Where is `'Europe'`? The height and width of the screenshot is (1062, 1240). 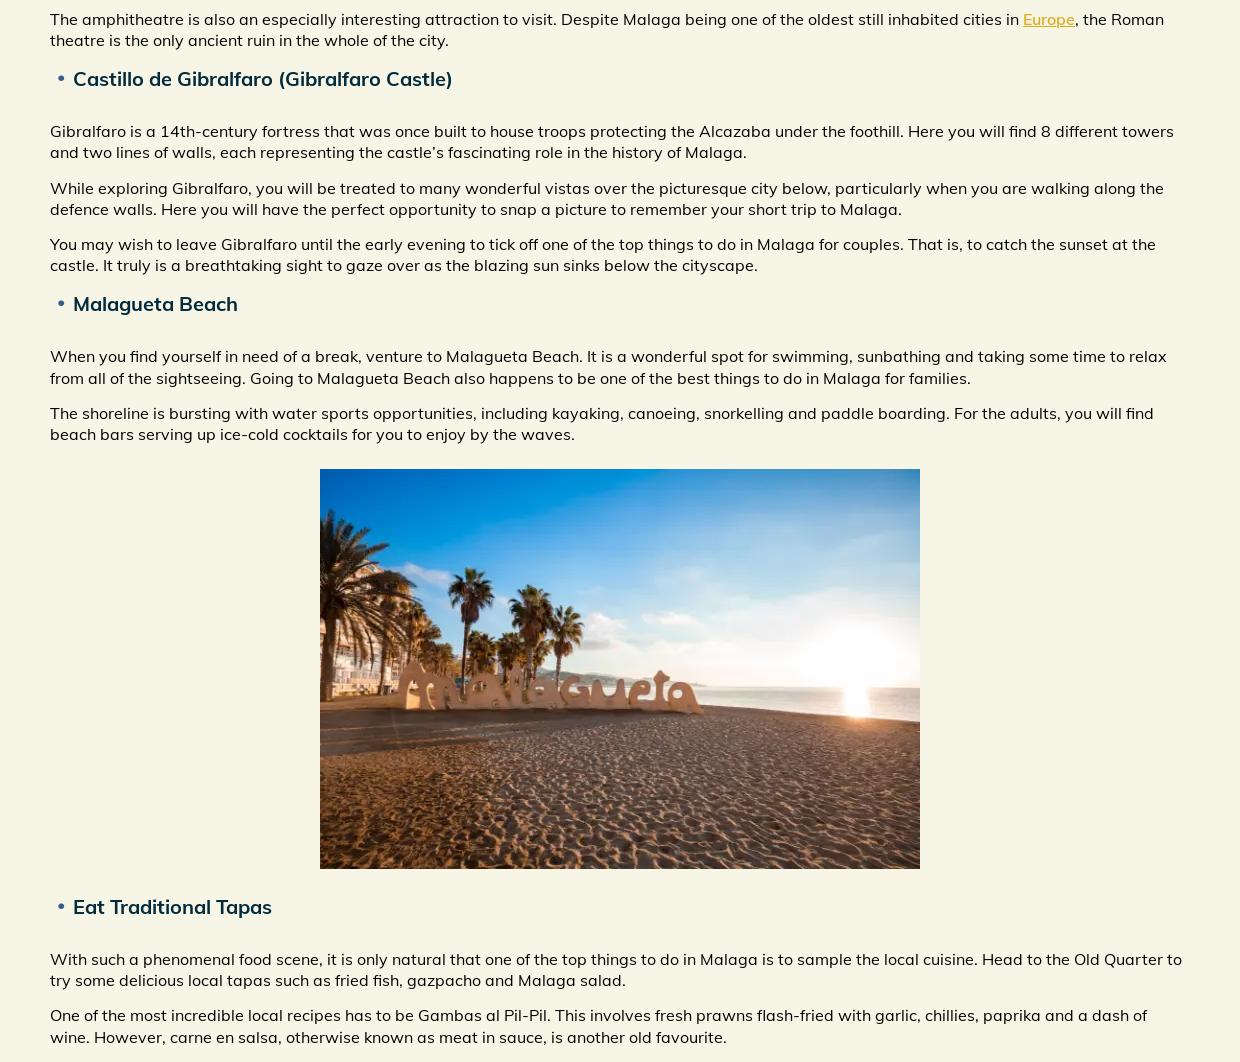
'Europe' is located at coordinates (1049, 17).